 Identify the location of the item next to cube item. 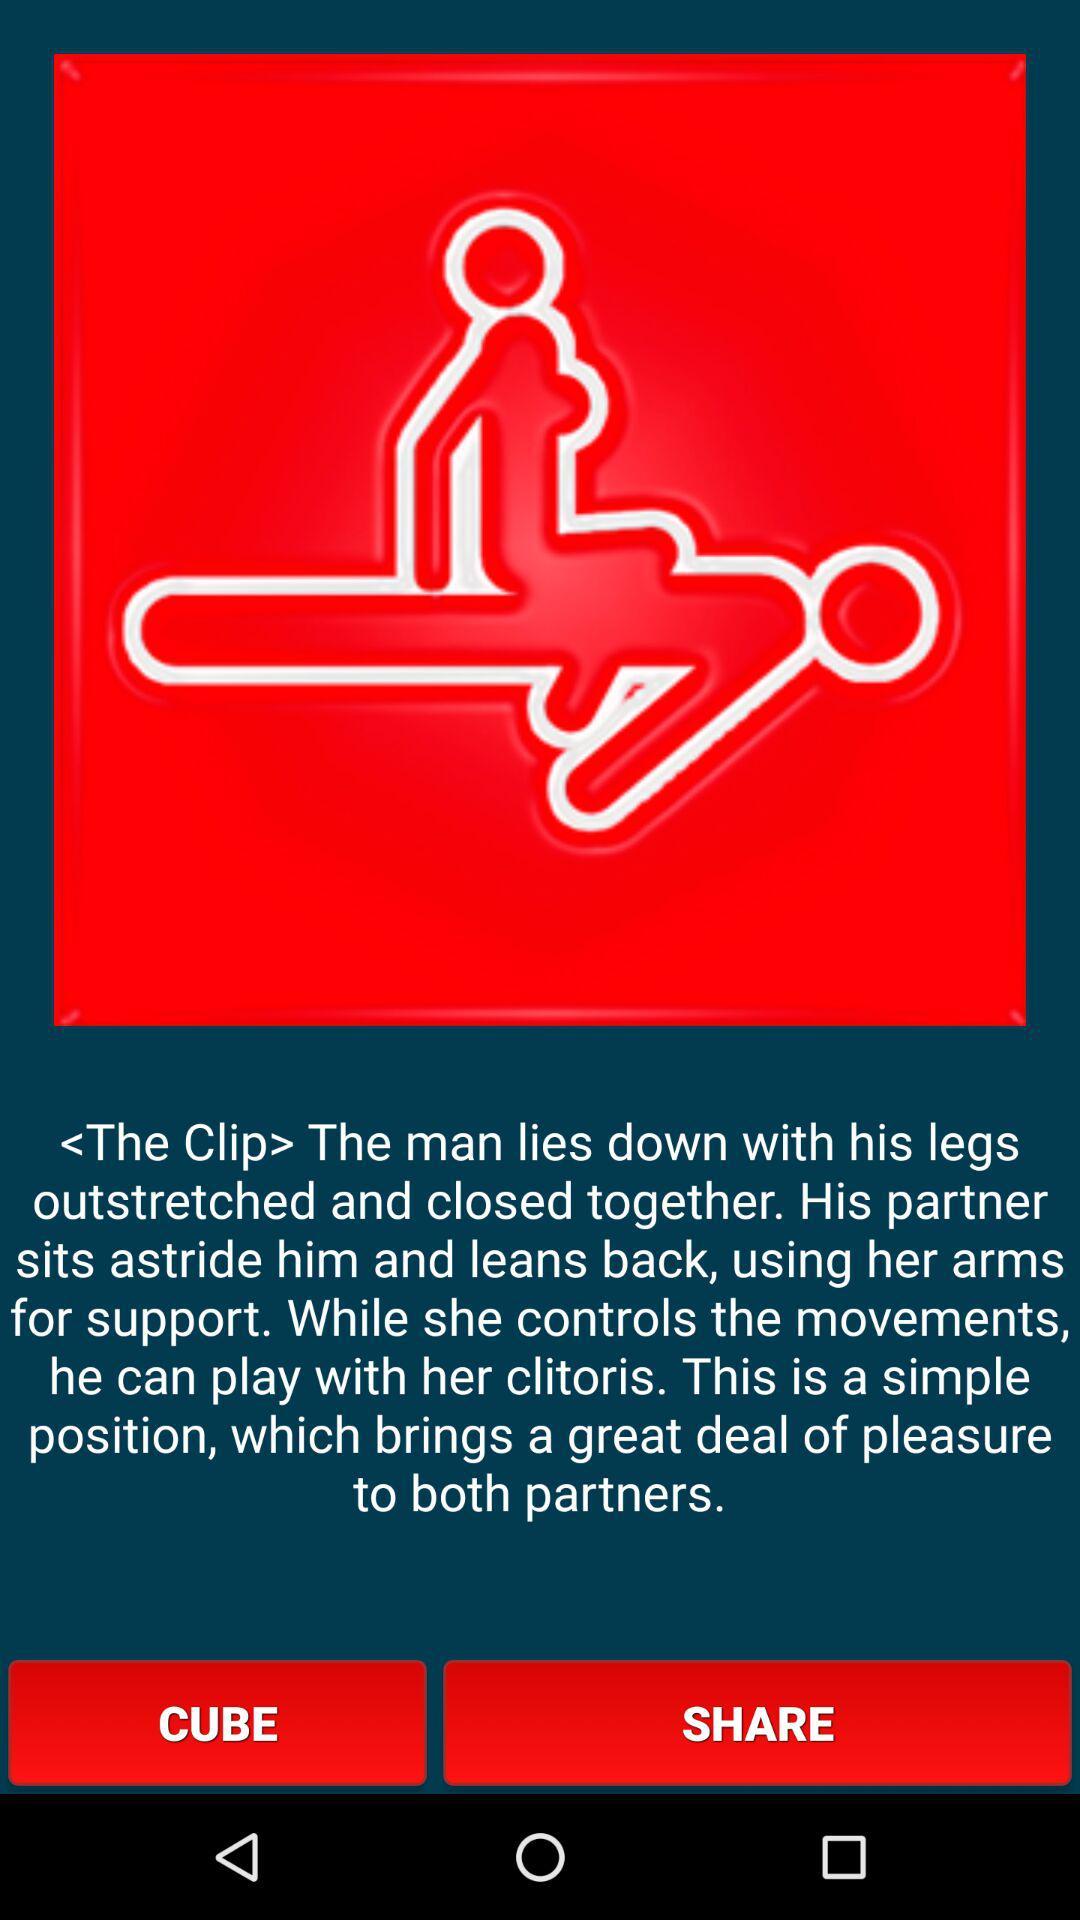
(757, 1721).